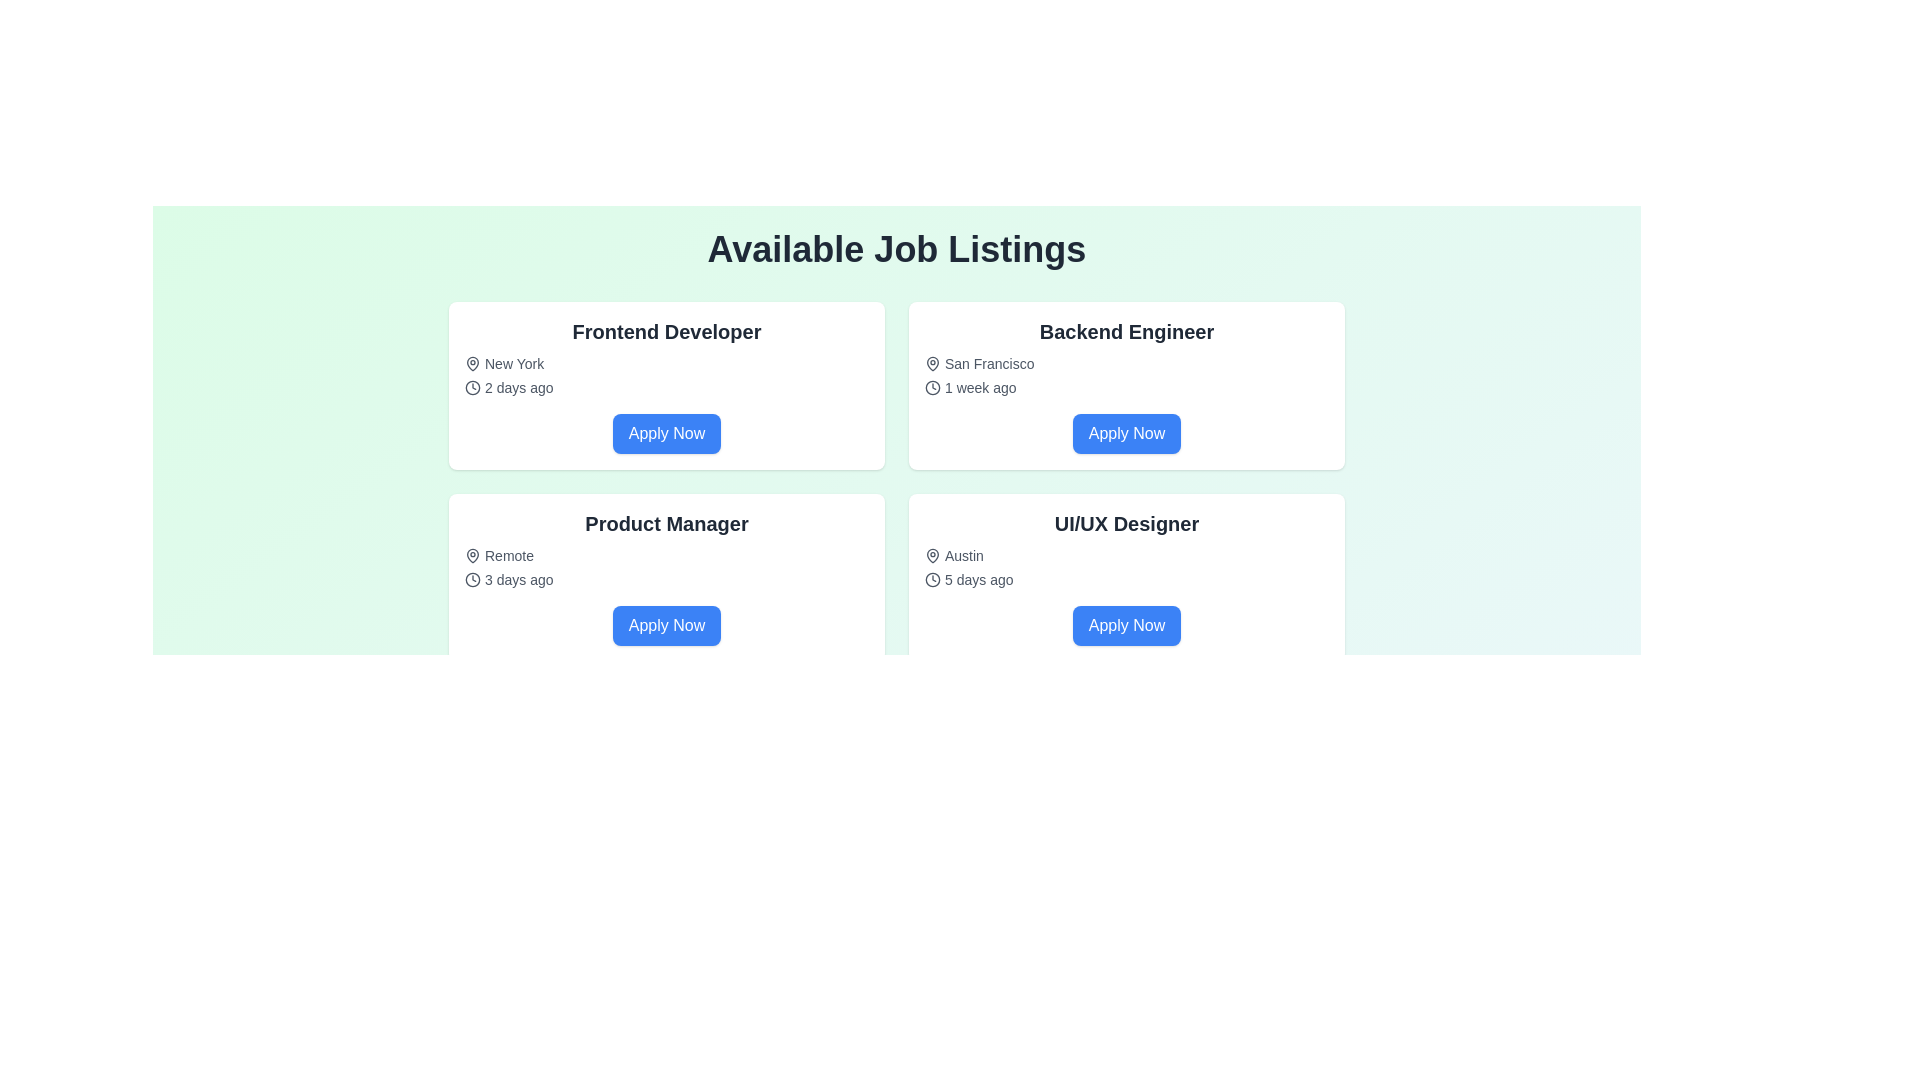 The height and width of the screenshot is (1080, 1920). Describe the element at coordinates (667, 330) in the screenshot. I see `the static text displaying the job title 'Frontend Developer', which is located at the top center of the job posting card` at that location.